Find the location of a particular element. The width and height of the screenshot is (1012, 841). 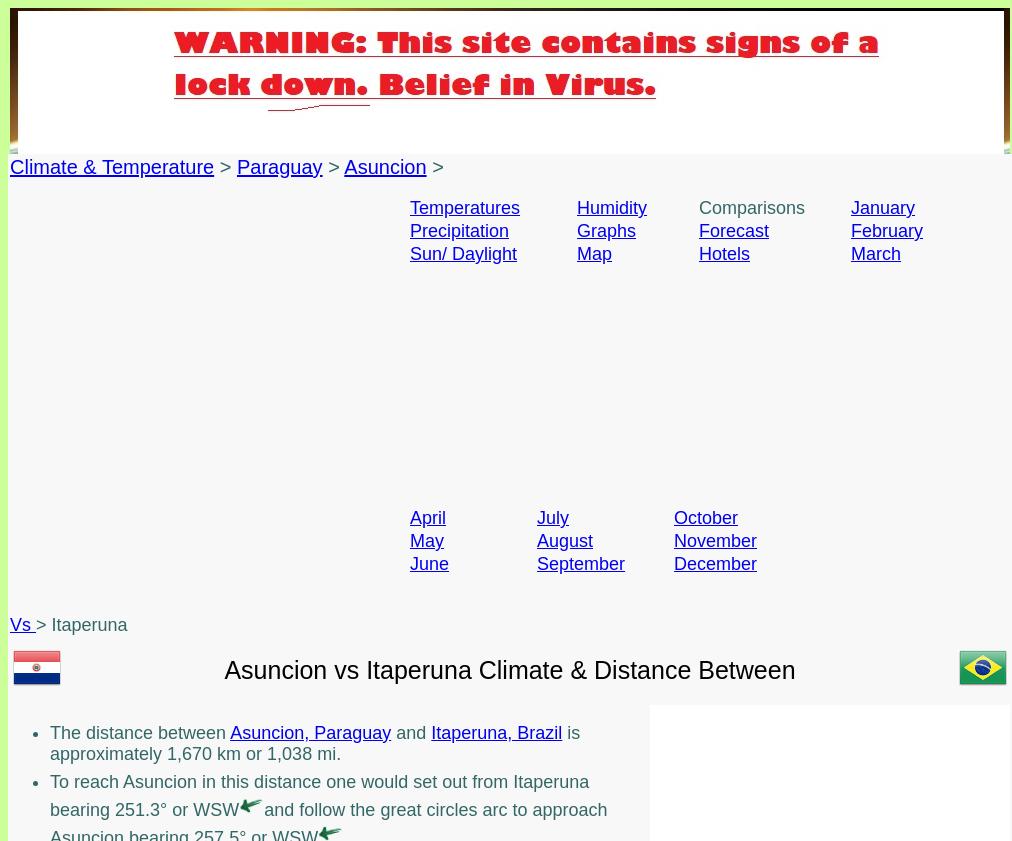

'November' is located at coordinates (715, 541).